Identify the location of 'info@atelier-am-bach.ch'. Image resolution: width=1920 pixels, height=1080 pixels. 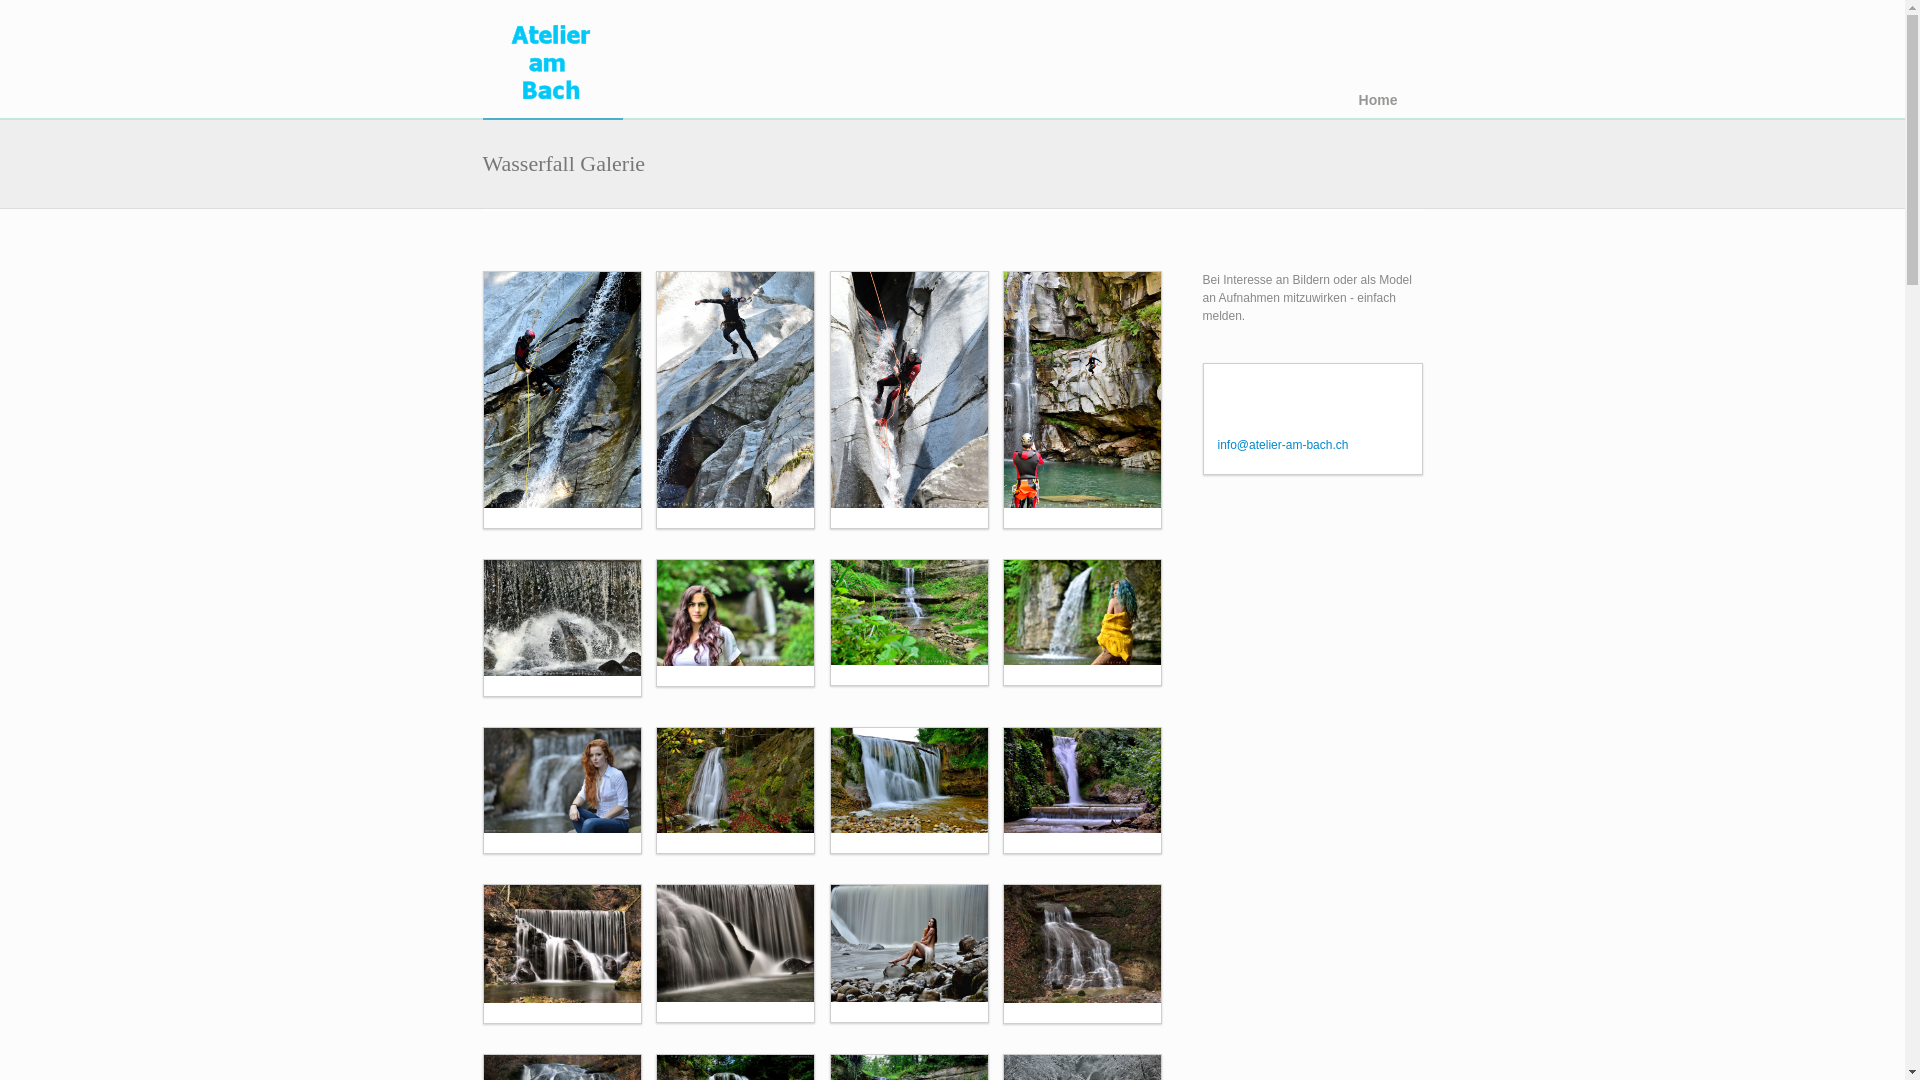
(1283, 443).